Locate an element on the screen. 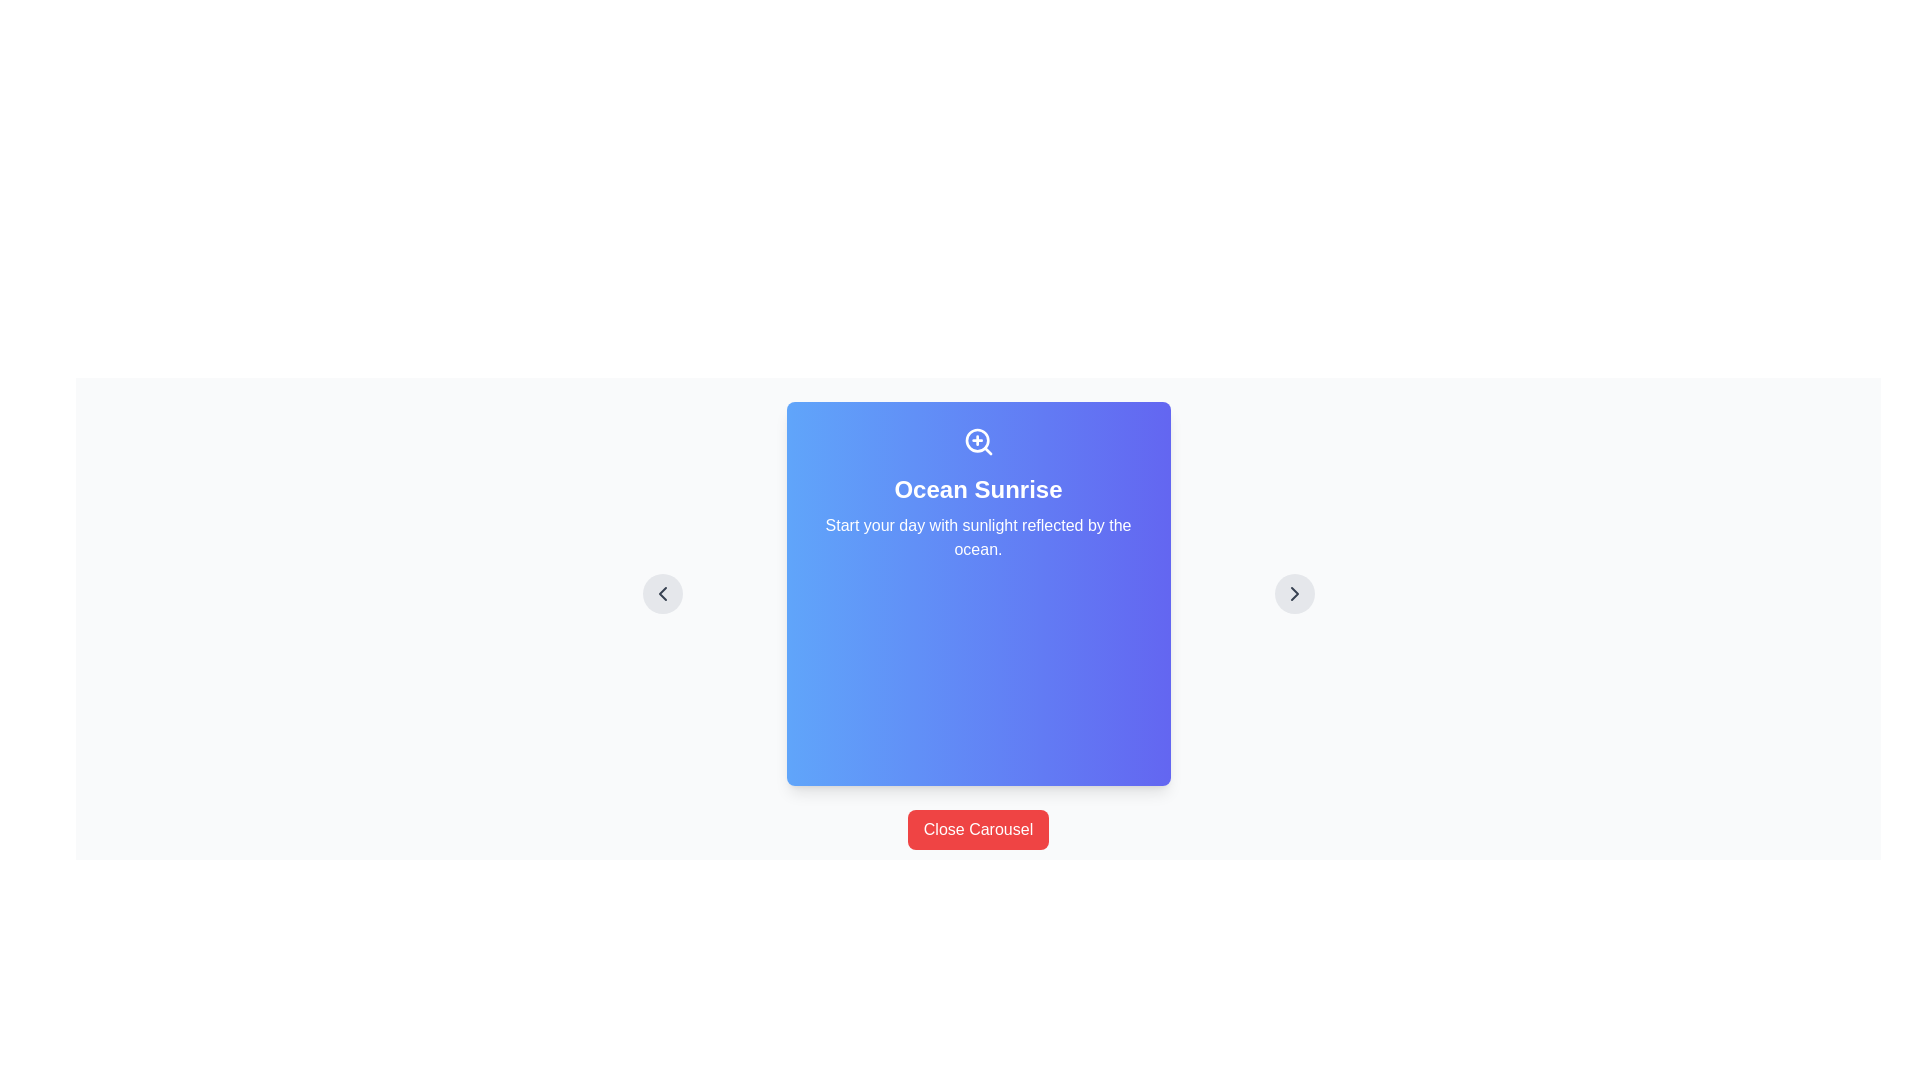  the Informational Card located at the center of the carousel, which provides information or a preview of the content represented by the title and subtitle is located at coordinates (978, 593).